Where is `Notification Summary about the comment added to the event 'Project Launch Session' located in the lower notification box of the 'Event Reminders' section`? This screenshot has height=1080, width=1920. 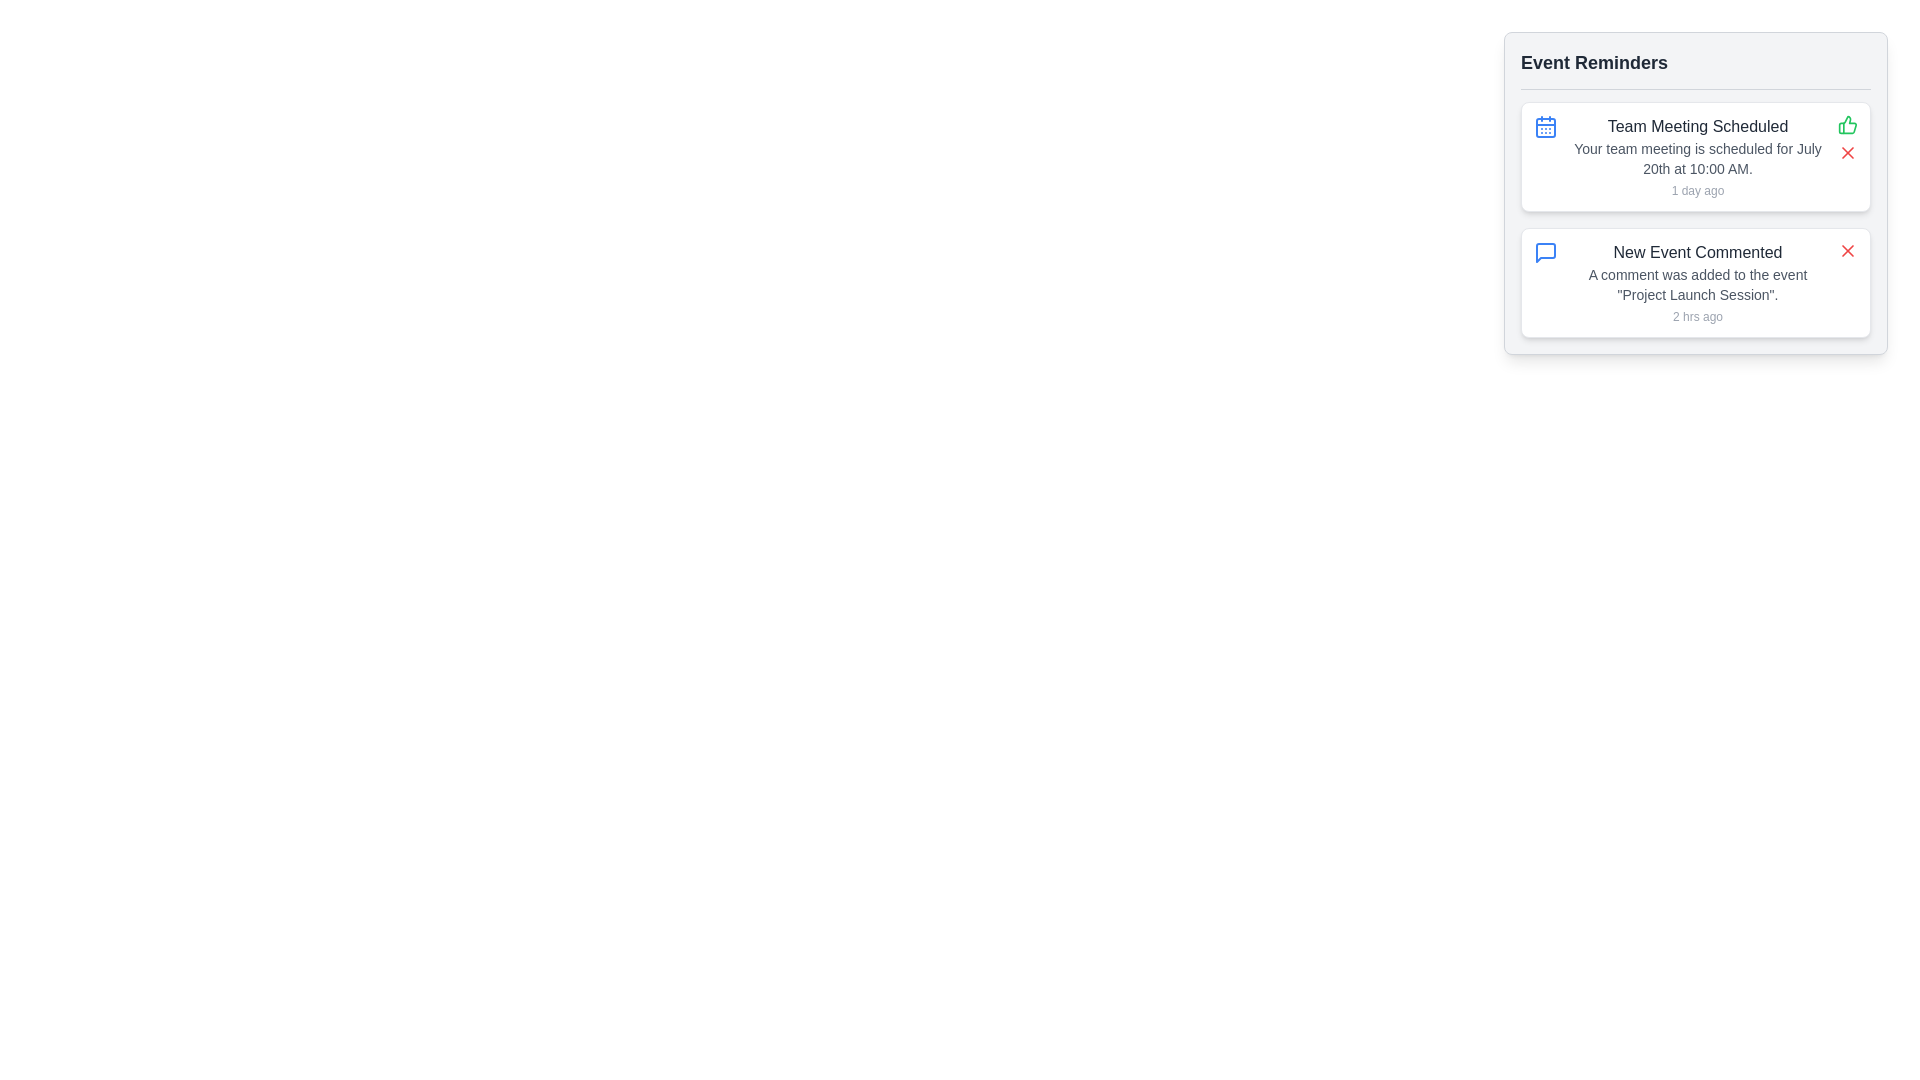
Notification Summary about the comment added to the event 'Project Launch Session' located in the lower notification box of the 'Event Reminders' section is located at coordinates (1697, 282).